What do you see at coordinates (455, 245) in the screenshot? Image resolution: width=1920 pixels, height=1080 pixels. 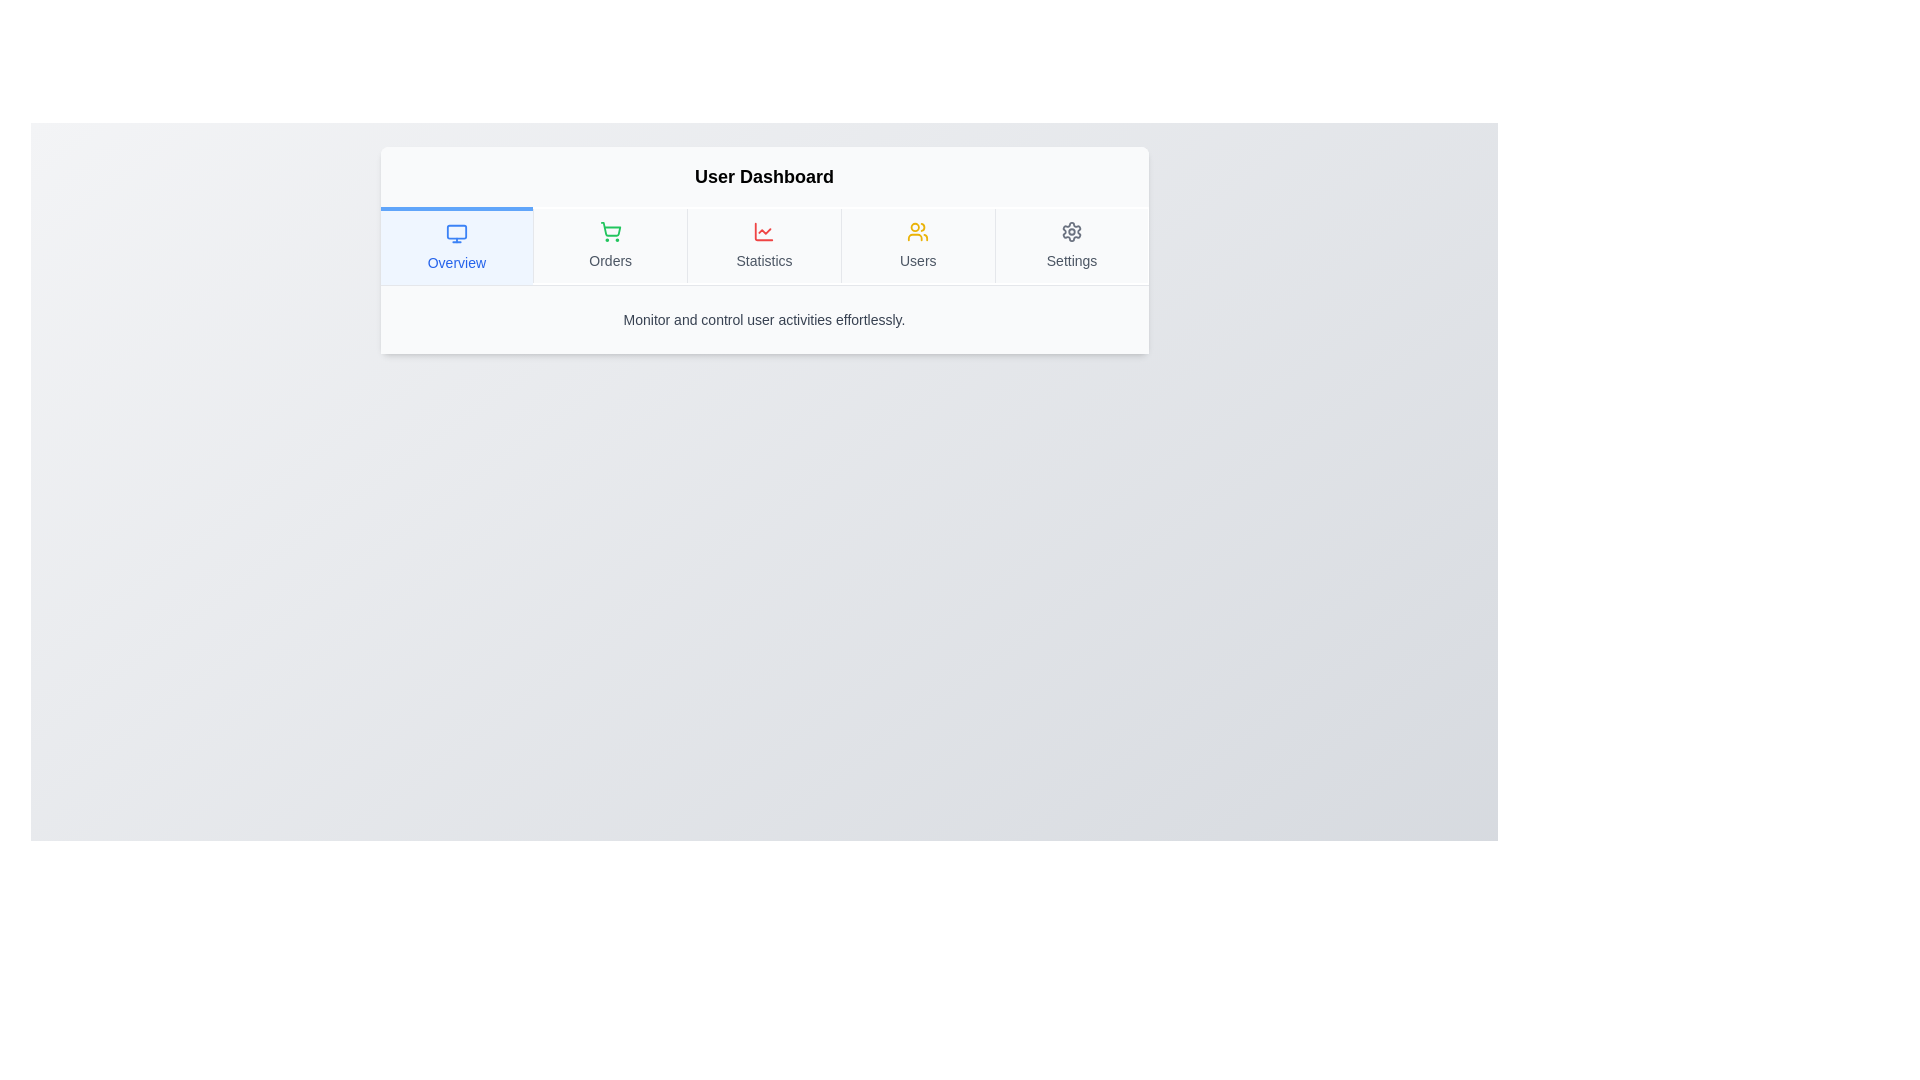 I see `the 'Overview' navigation button located at the far left of the navigation group in the user dashboard` at bounding box center [455, 245].